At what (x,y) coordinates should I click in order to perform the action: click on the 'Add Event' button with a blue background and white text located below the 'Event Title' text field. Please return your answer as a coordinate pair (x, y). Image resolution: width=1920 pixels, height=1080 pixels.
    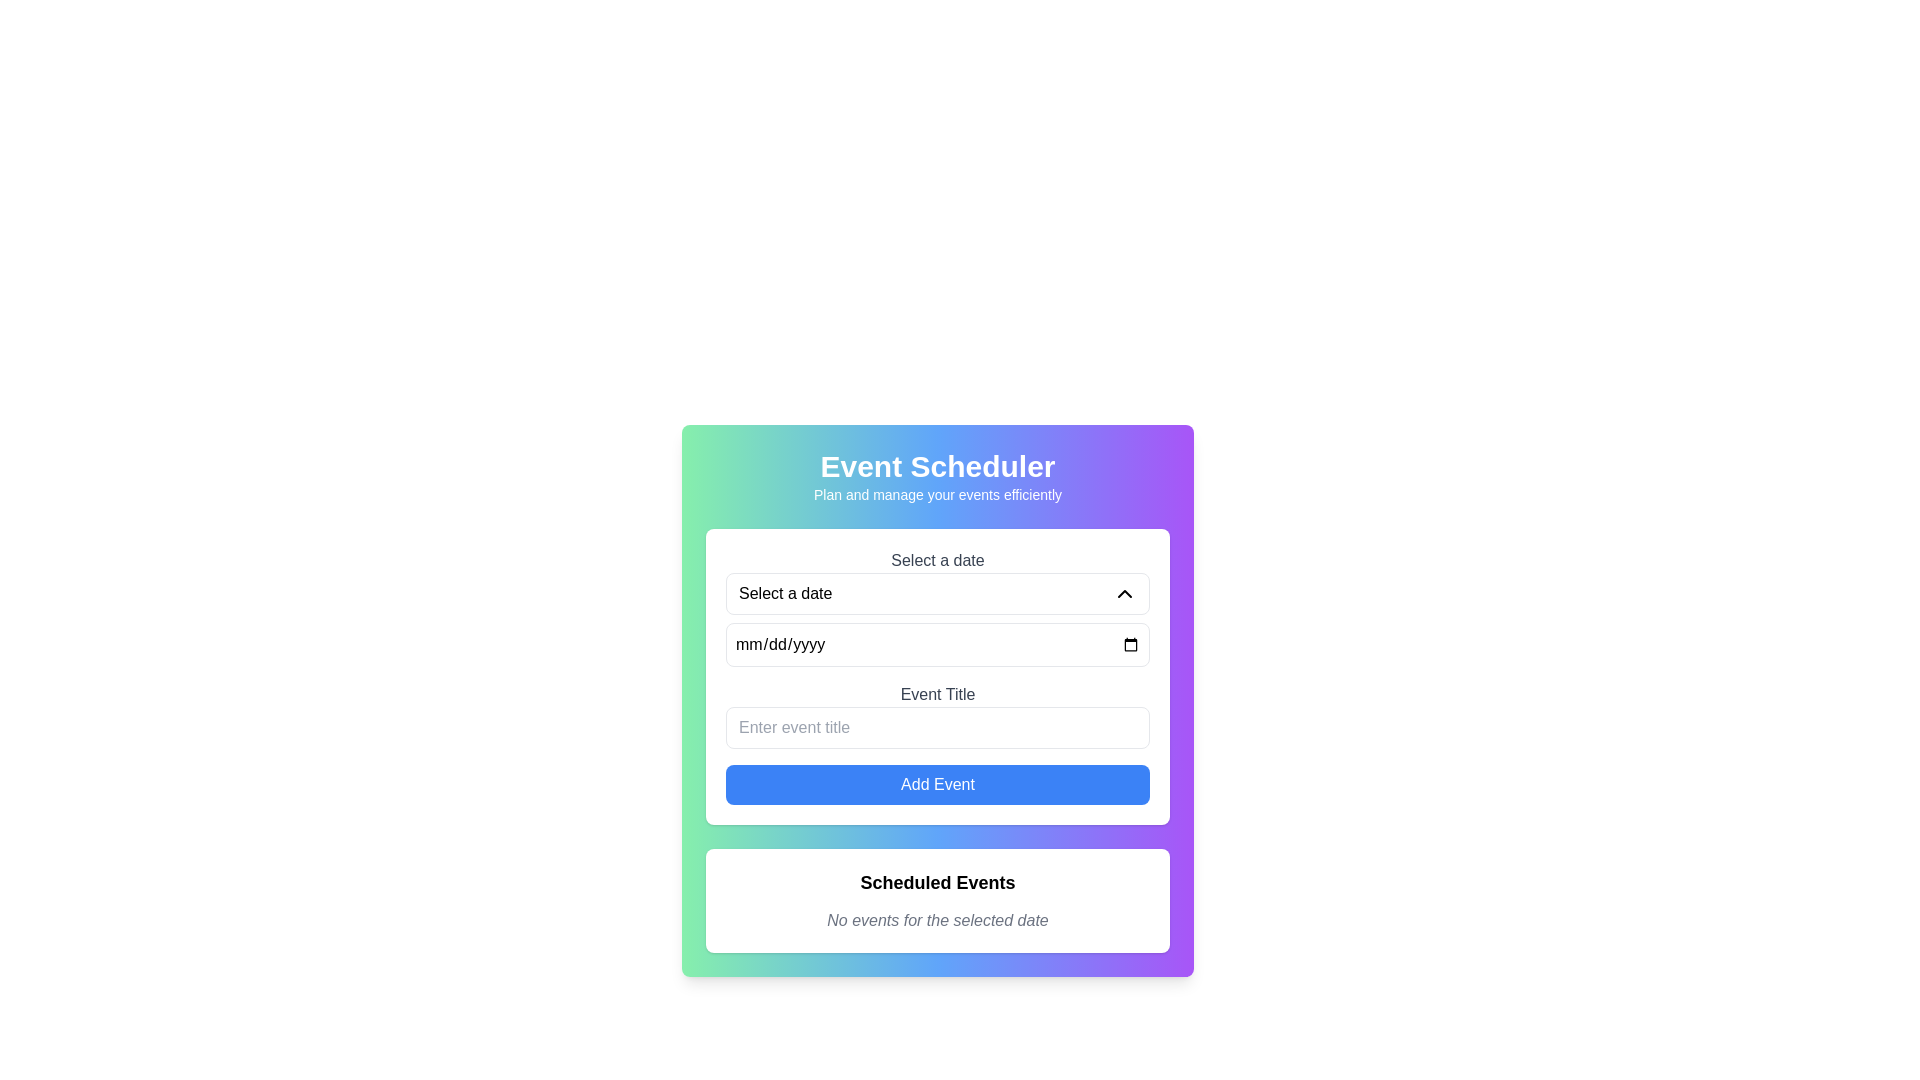
    Looking at the image, I should click on (936, 784).